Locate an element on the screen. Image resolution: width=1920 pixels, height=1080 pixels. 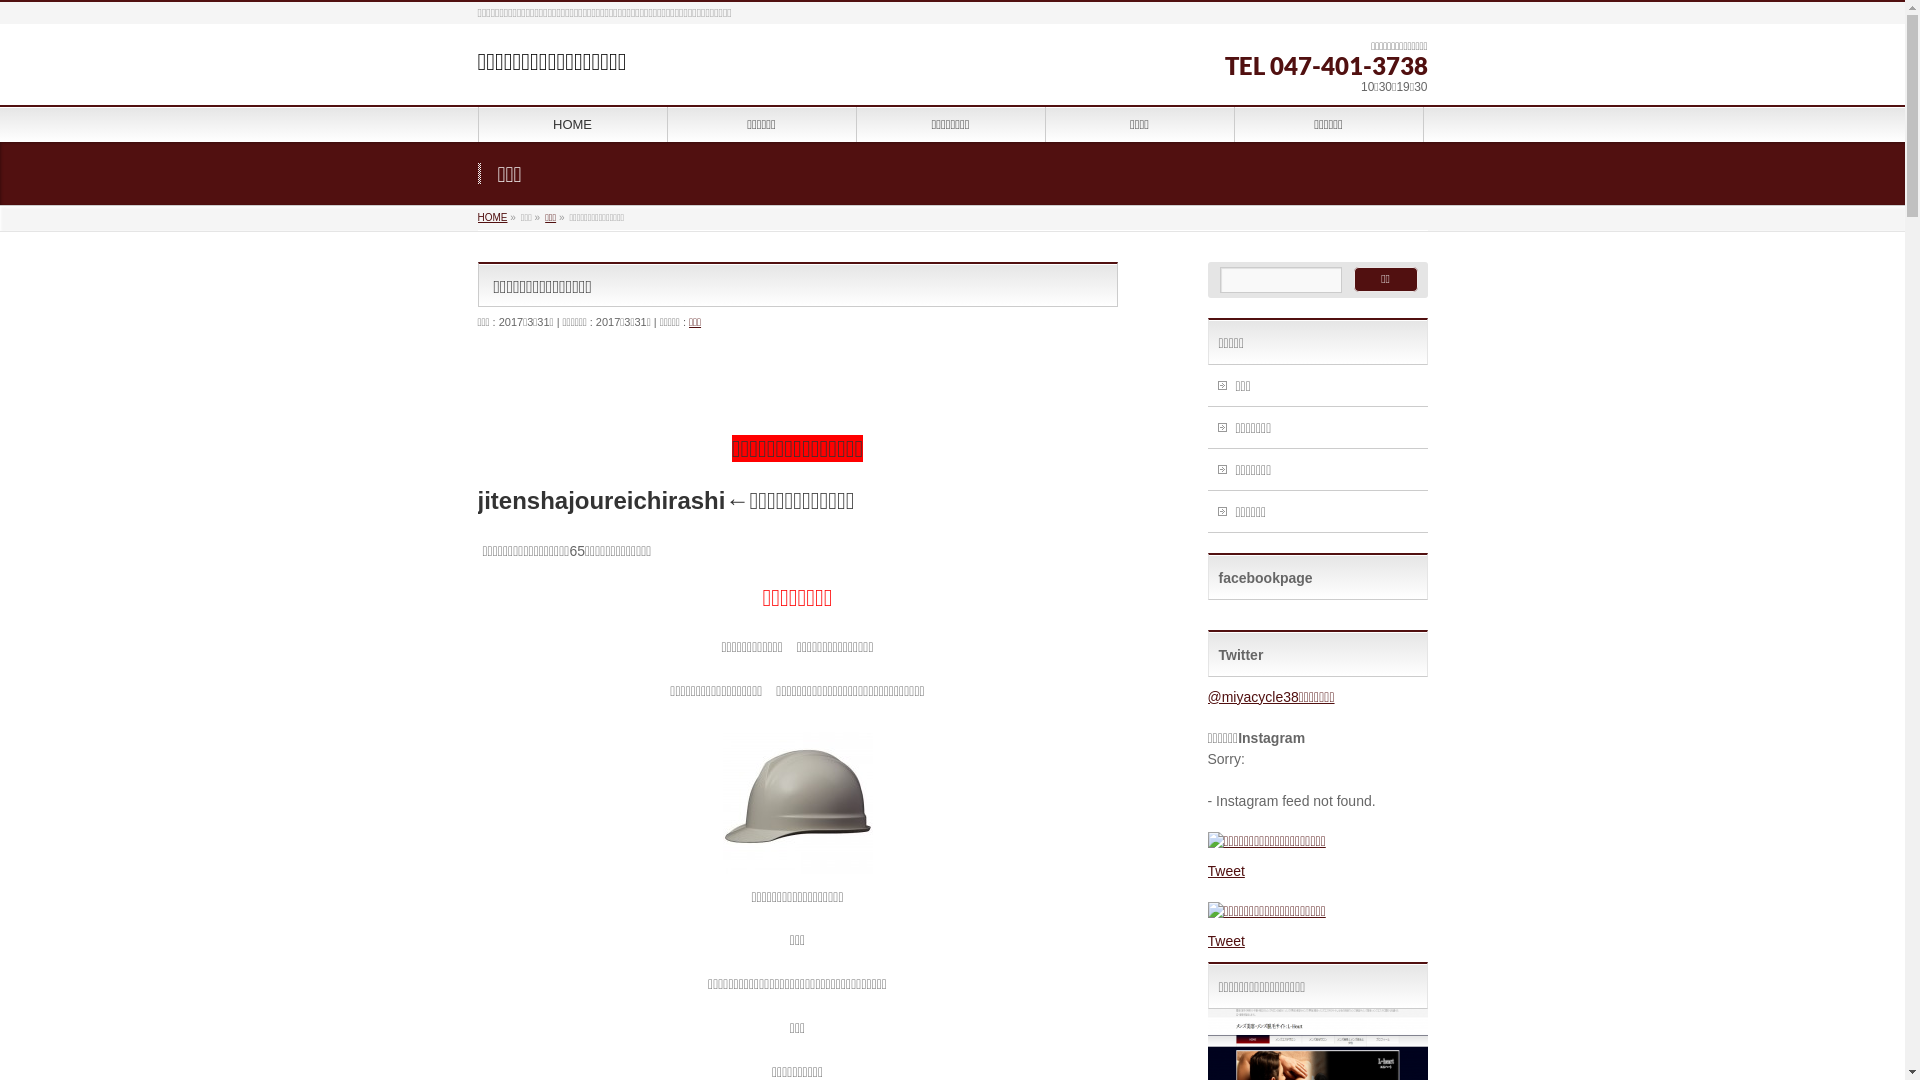
'HOME' is located at coordinates (493, 217).